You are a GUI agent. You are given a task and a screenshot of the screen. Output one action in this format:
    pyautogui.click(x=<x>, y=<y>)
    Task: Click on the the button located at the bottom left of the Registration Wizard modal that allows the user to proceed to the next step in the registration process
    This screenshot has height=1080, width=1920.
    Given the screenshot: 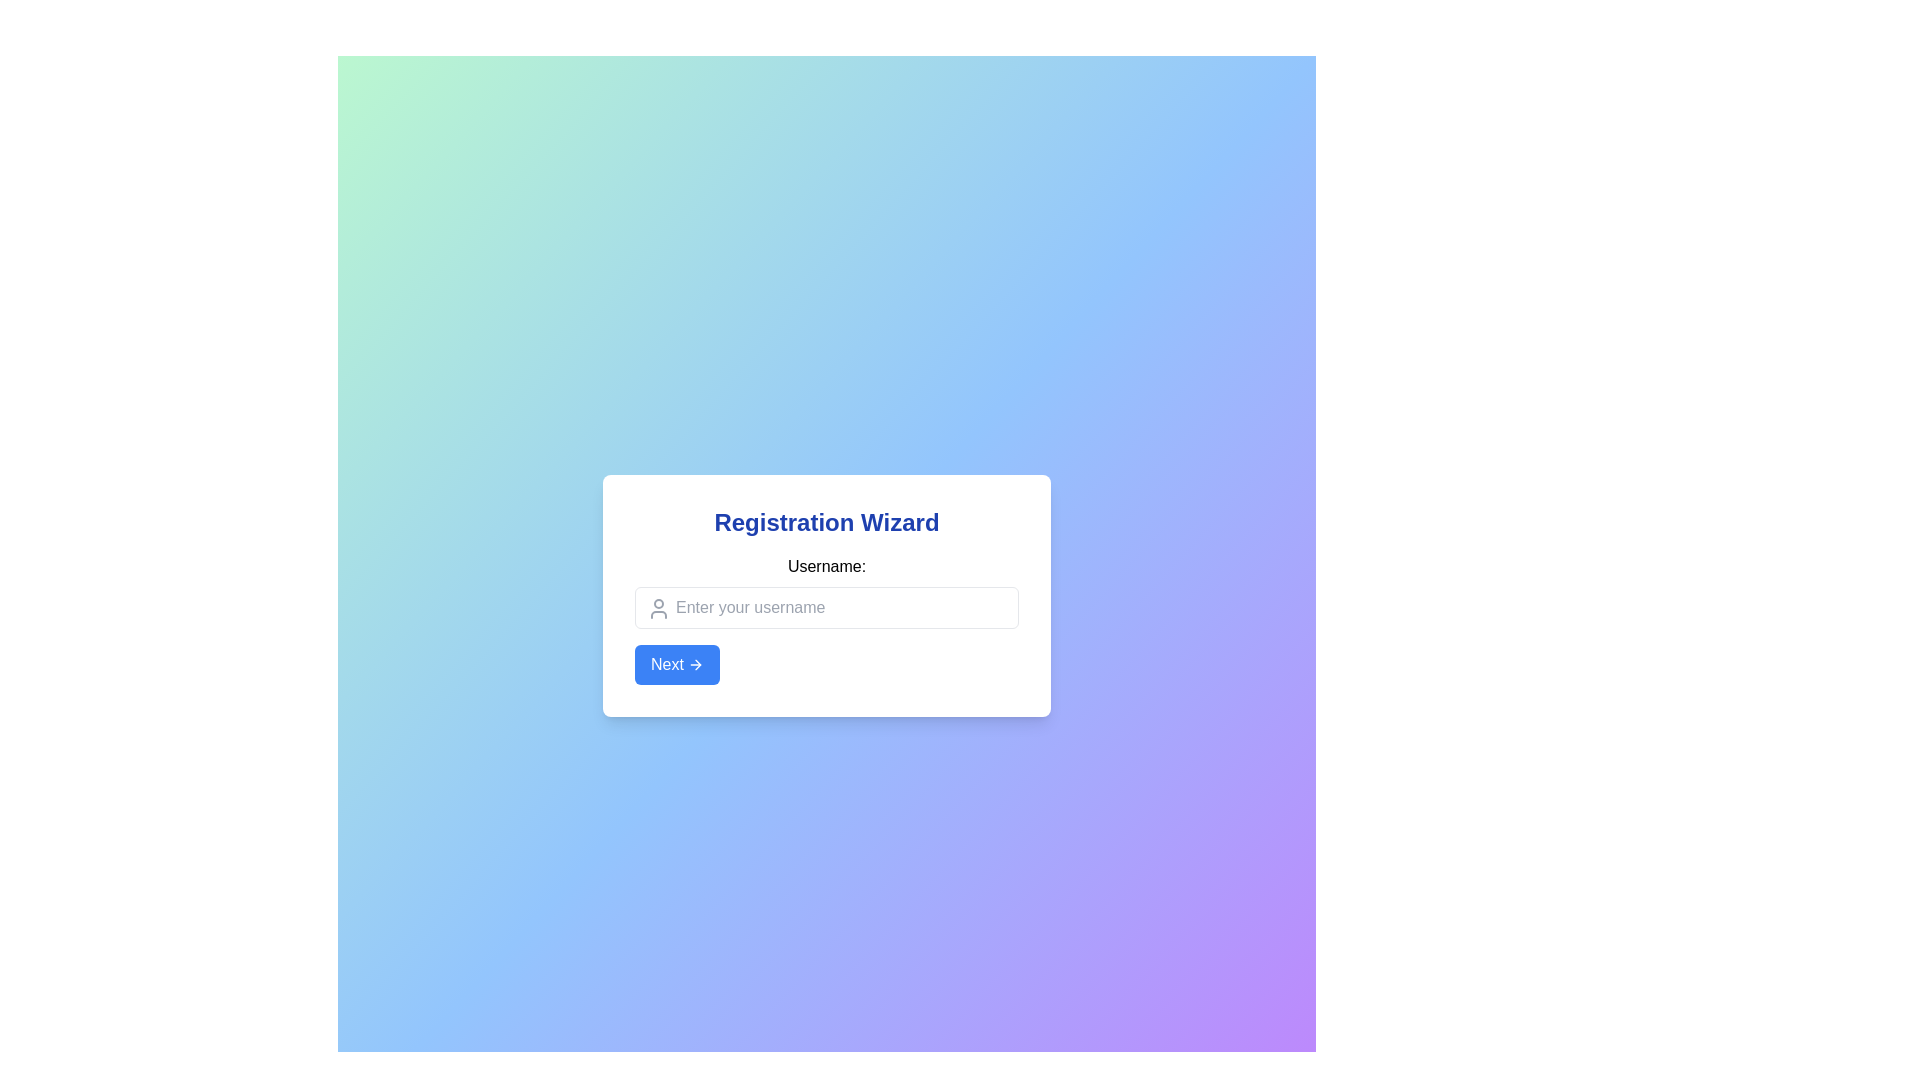 What is the action you would take?
    pyautogui.click(x=677, y=664)
    